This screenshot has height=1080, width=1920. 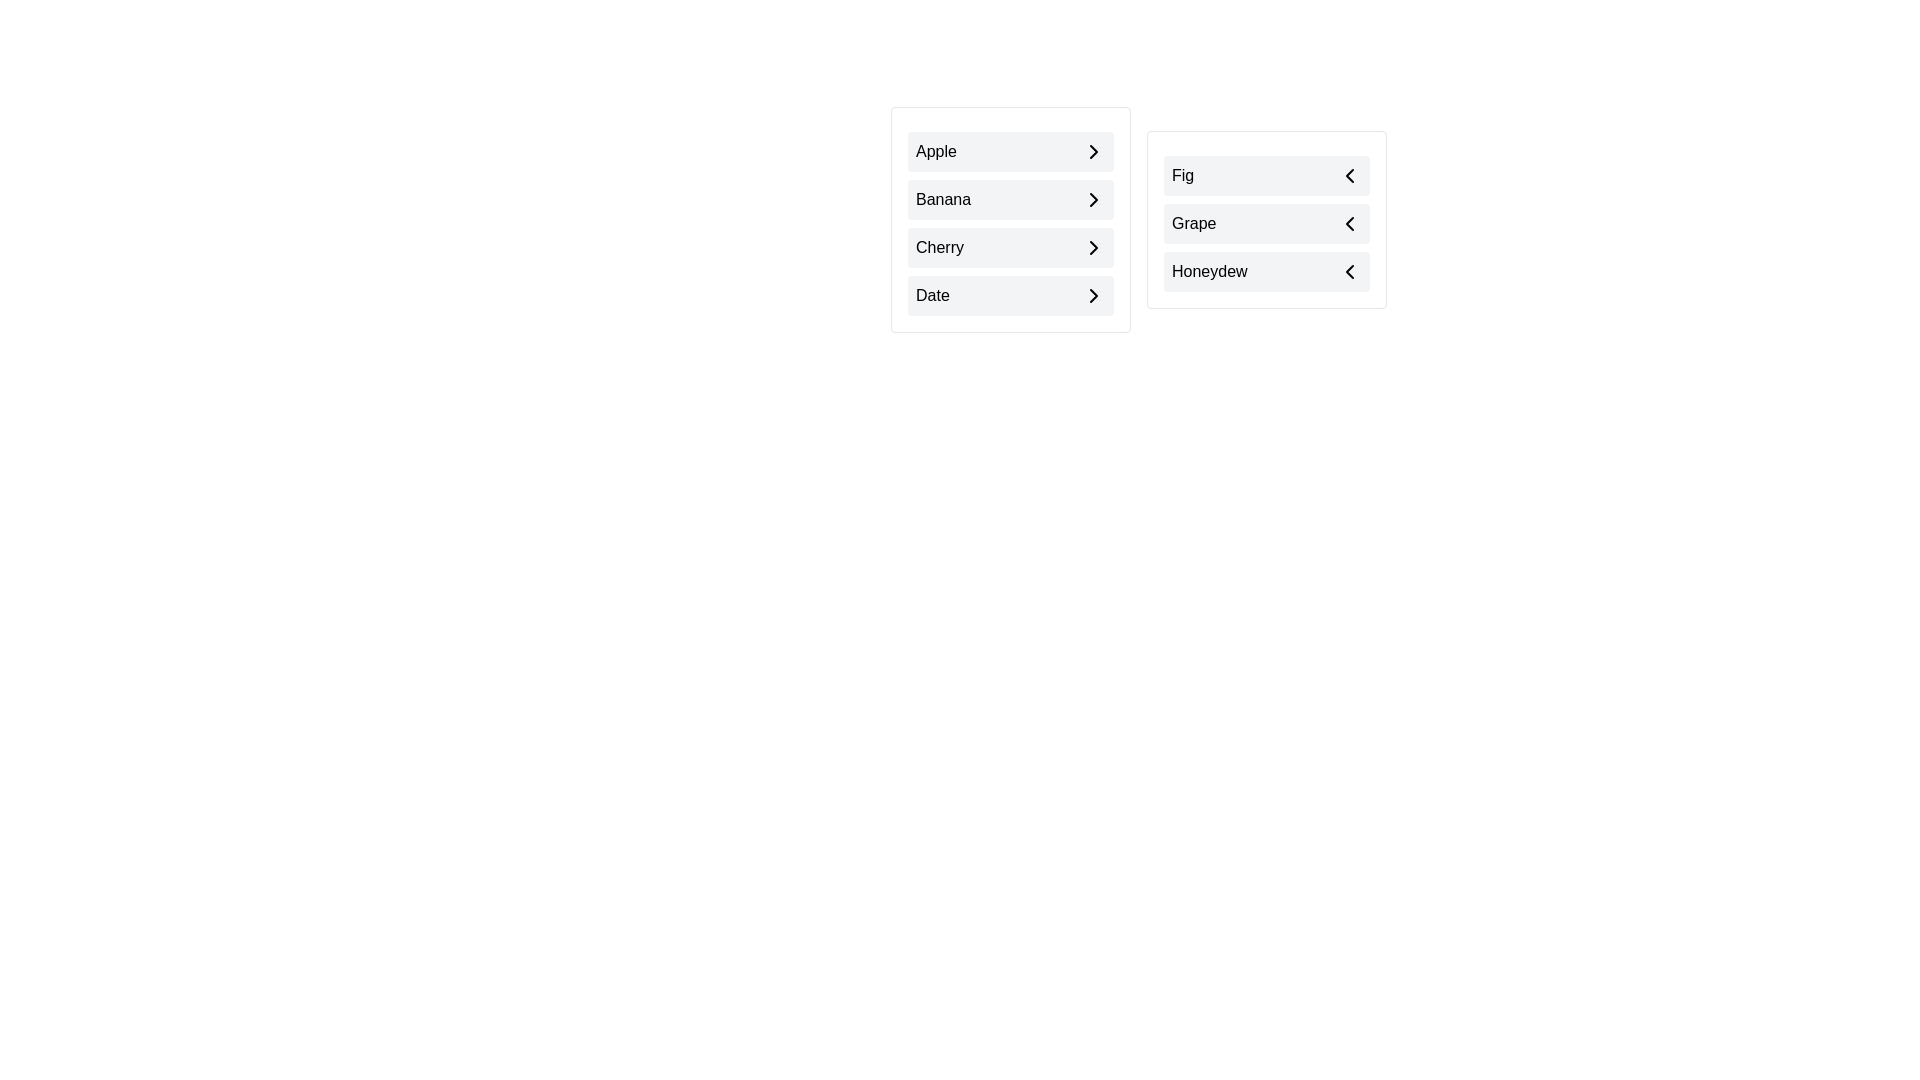 I want to click on the item Fig in the list, so click(x=1266, y=175).